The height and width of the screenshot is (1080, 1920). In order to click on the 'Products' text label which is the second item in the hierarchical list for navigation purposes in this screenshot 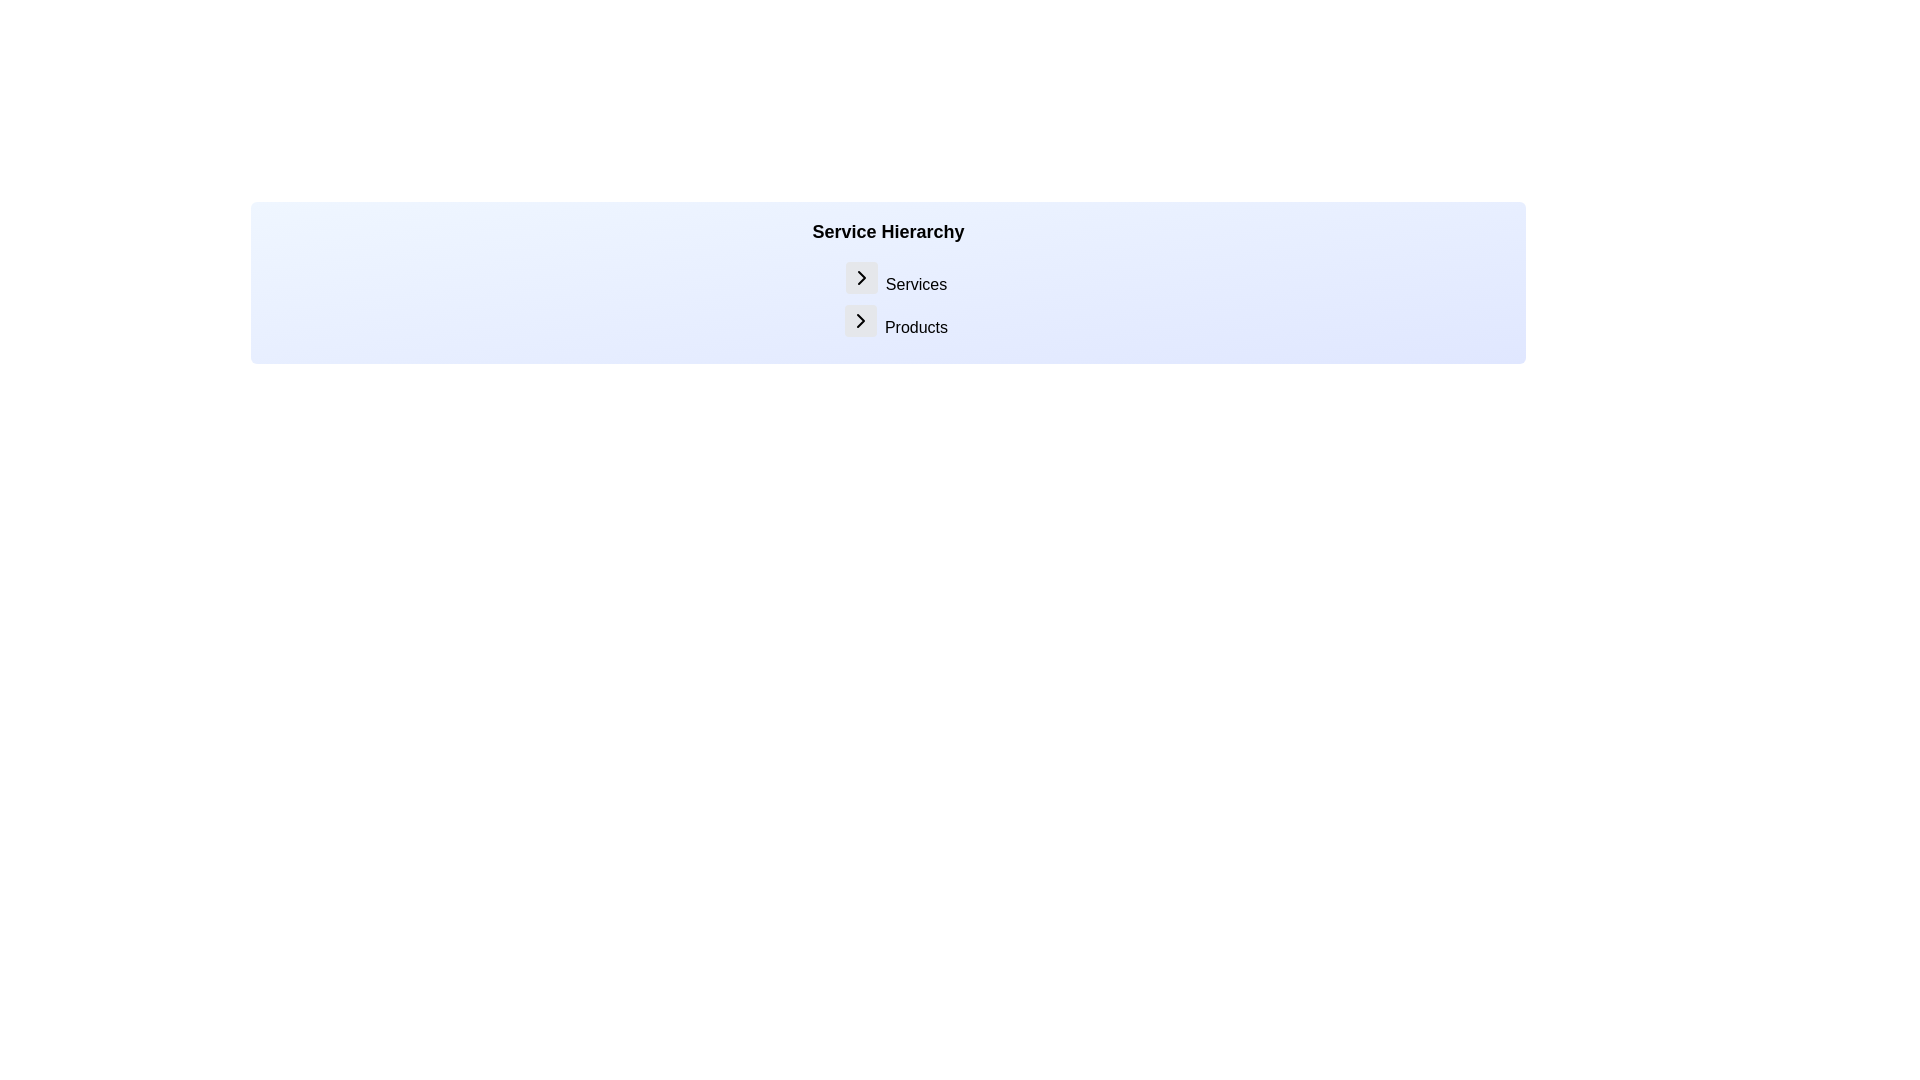, I will do `click(895, 321)`.